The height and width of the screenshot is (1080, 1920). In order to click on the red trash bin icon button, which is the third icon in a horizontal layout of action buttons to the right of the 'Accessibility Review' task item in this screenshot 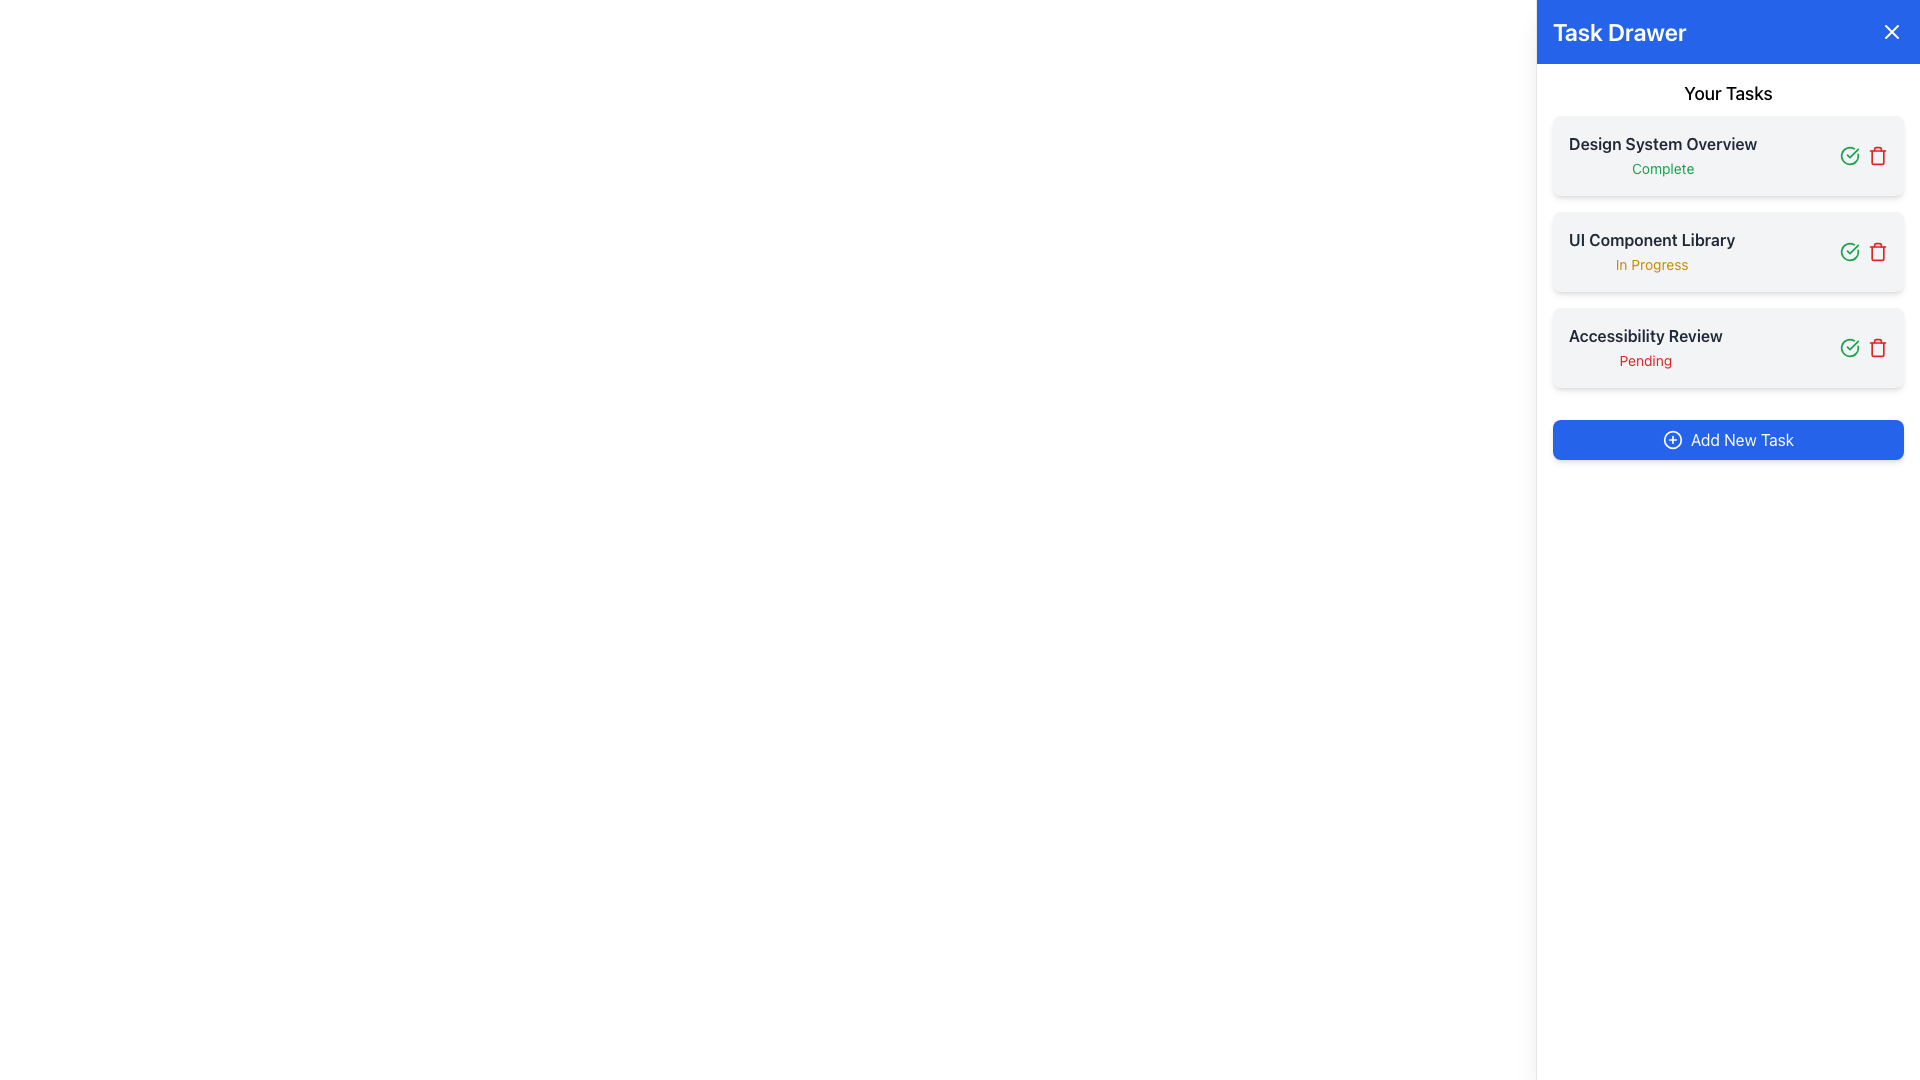, I will do `click(1876, 346)`.